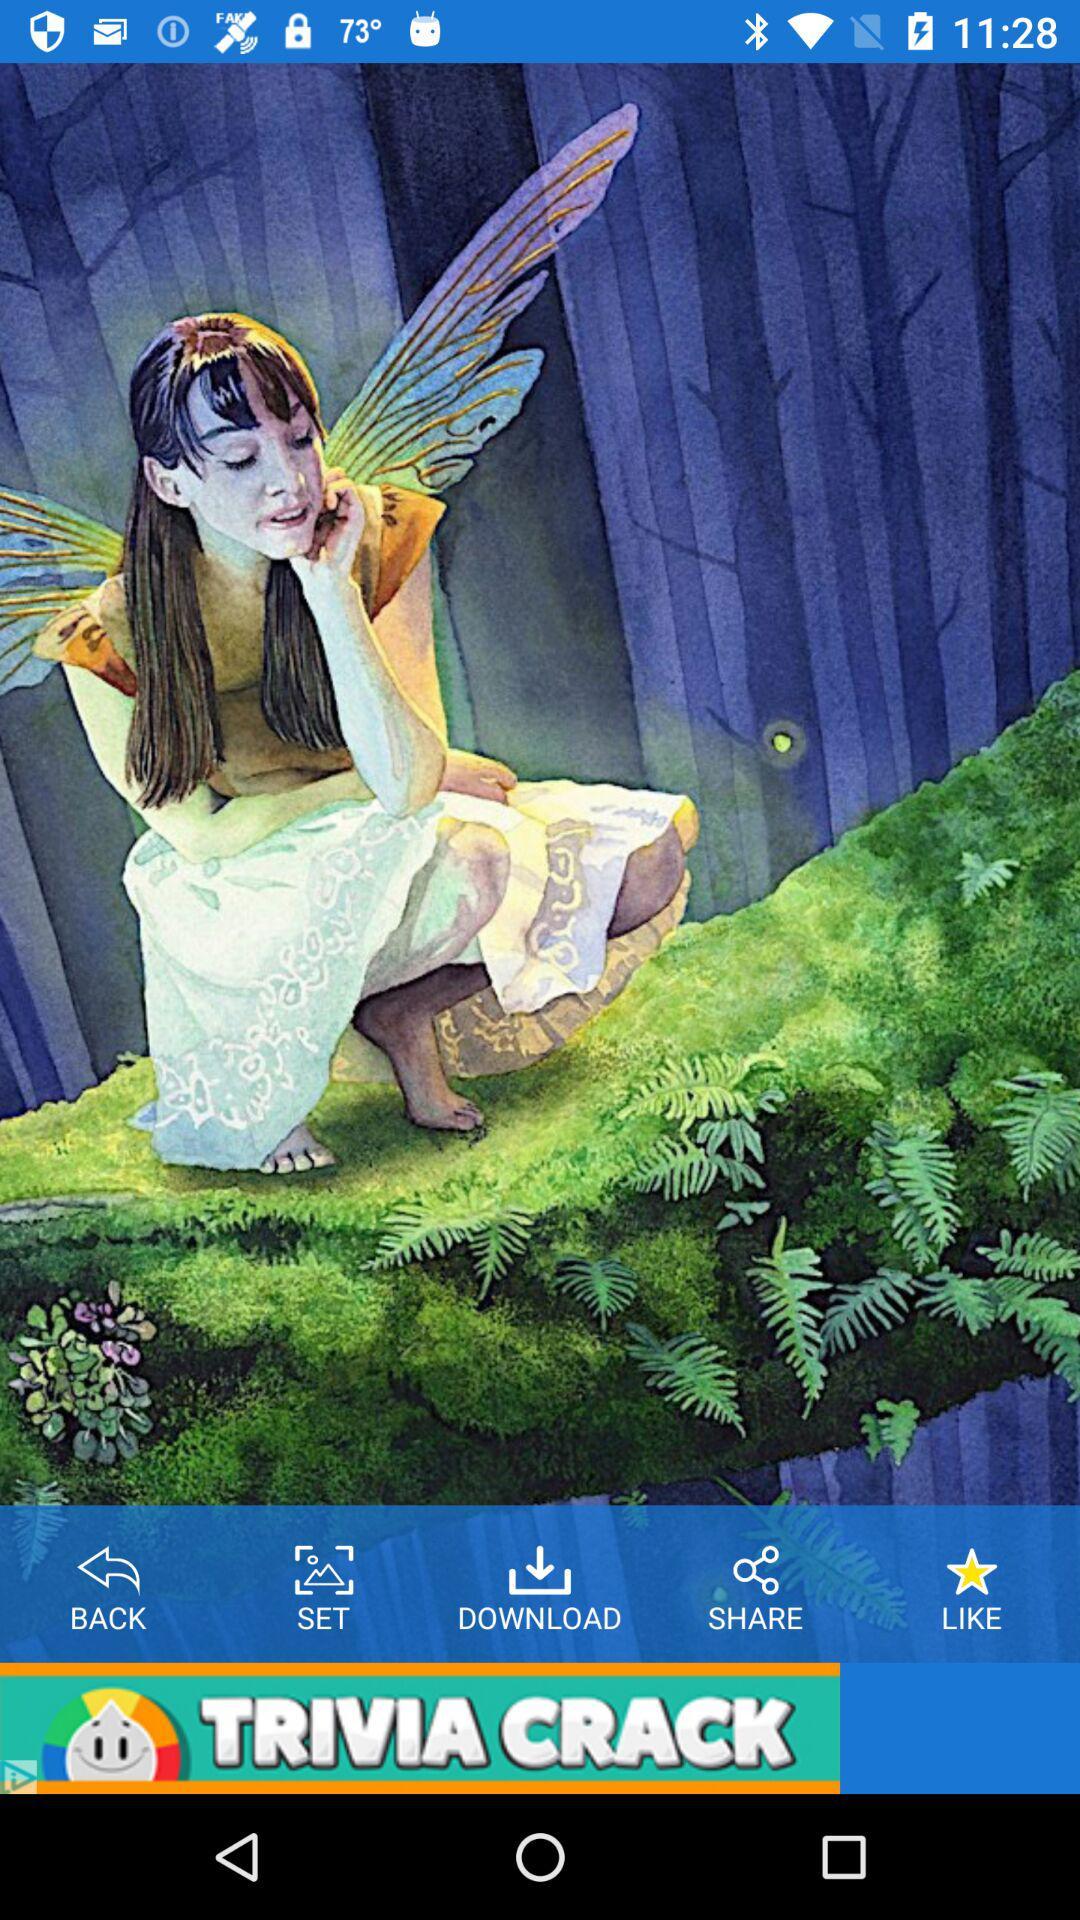  Describe the element at coordinates (419, 1727) in the screenshot. I see `the item below the back` at that location.